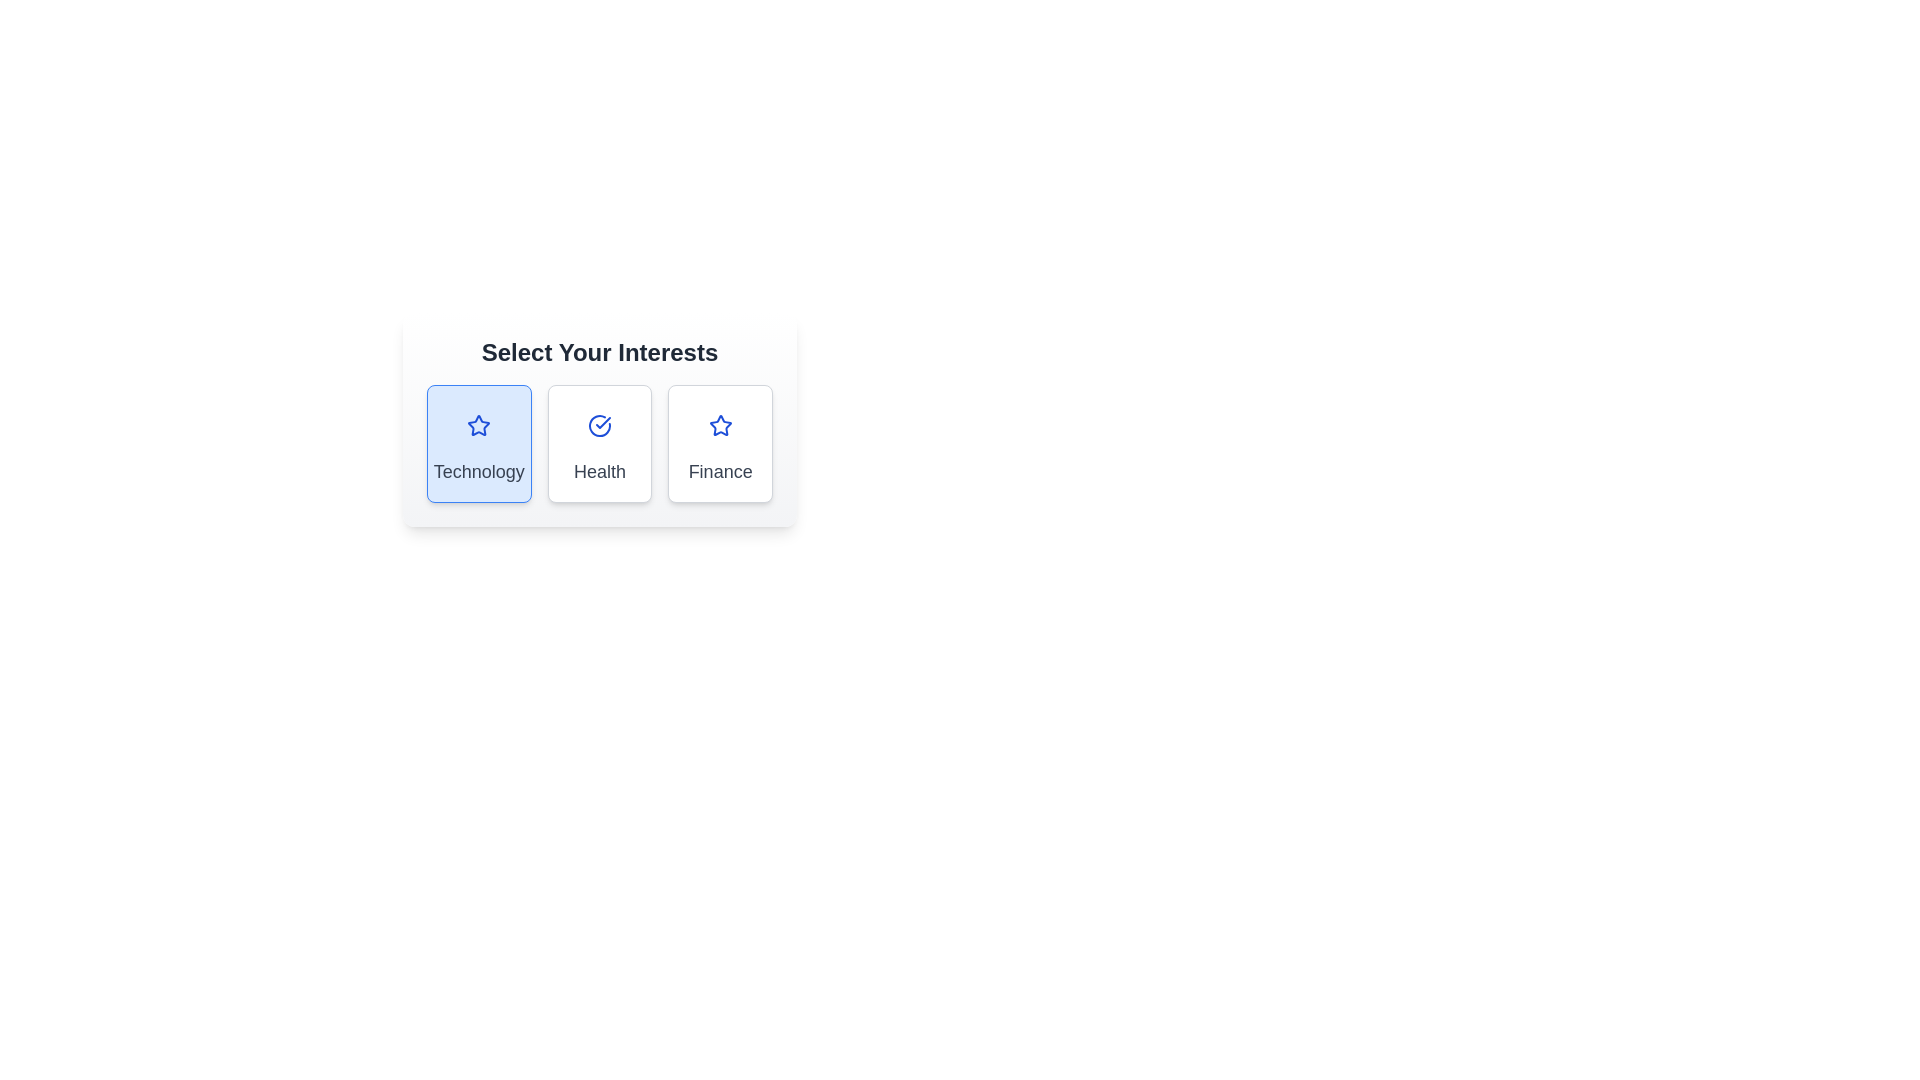 The height and width of the screenshot is (1080, 1920). Describe the element at coordinates (599, 442) in the screenshot. I see `the category Health` at that location.